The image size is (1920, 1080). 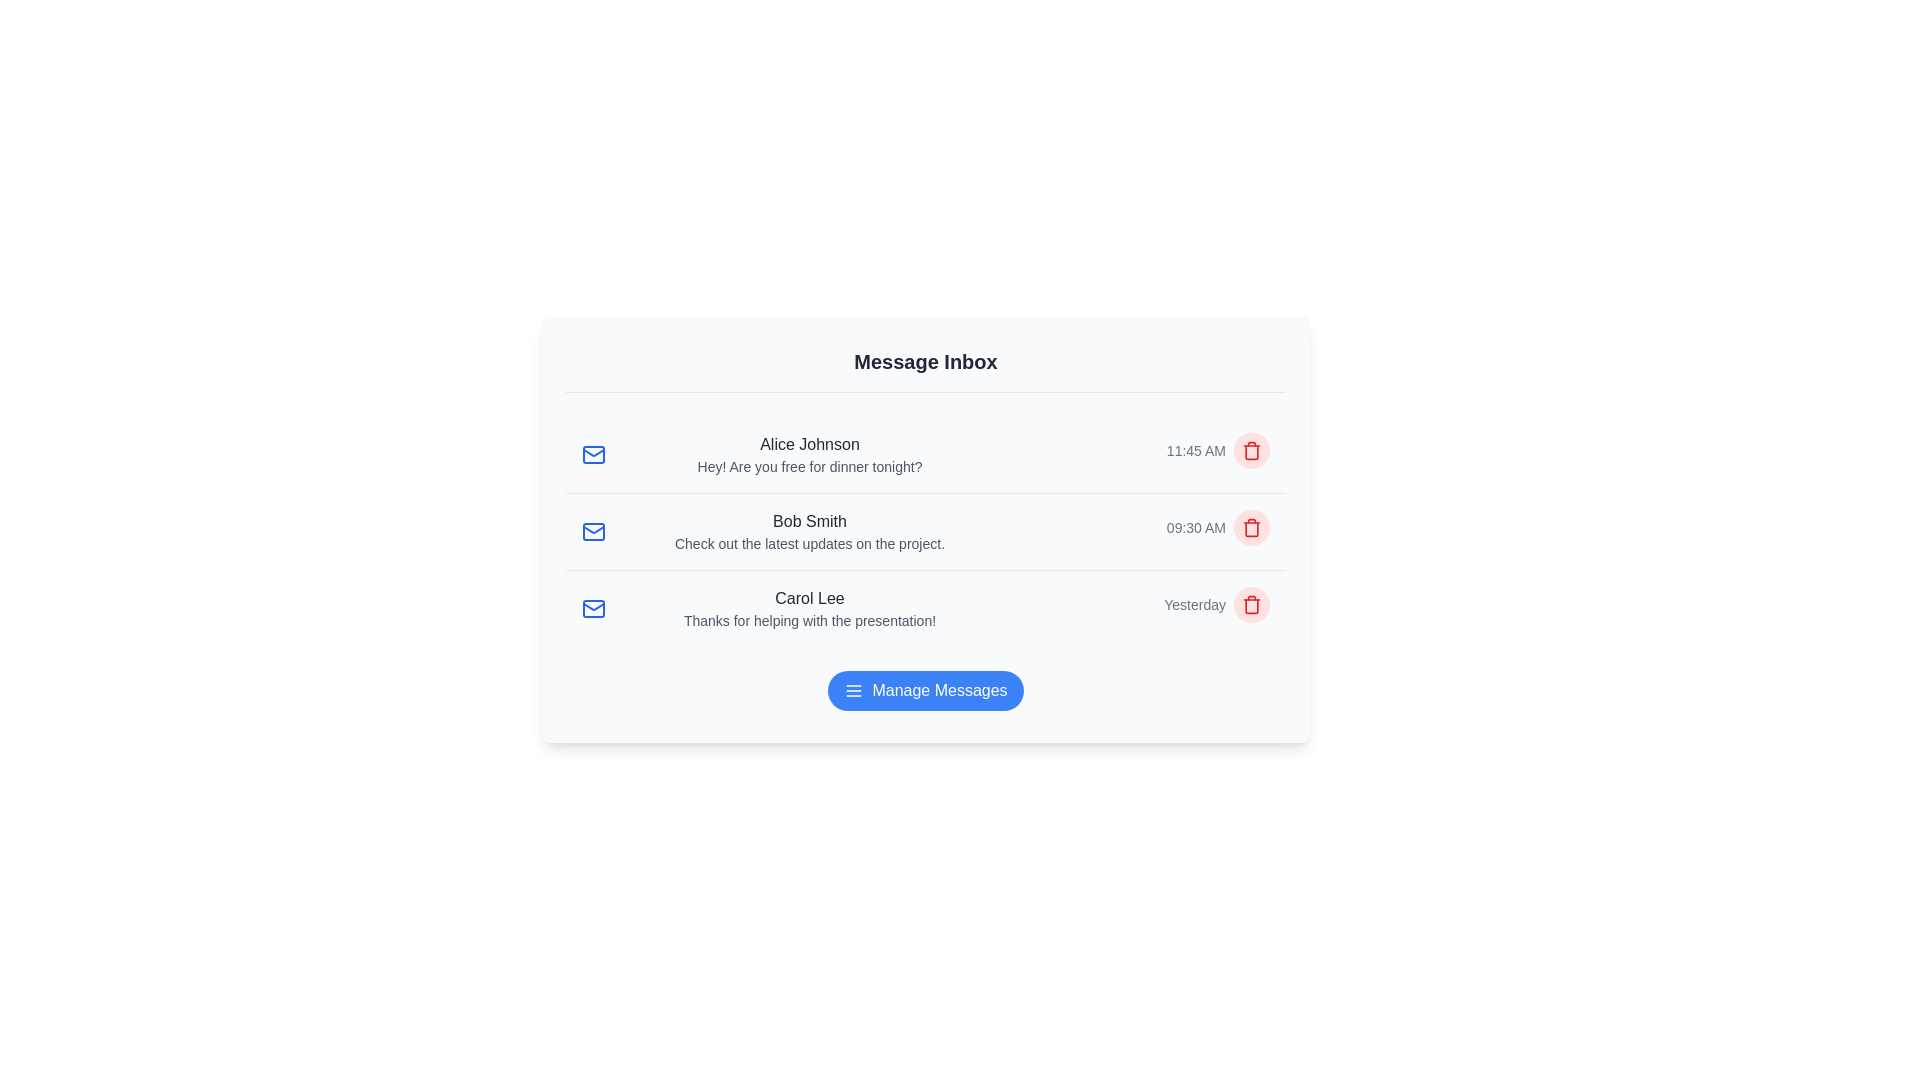 I want to click on the message row corresponding to Alice Johnson, so click(x=925, y=455).